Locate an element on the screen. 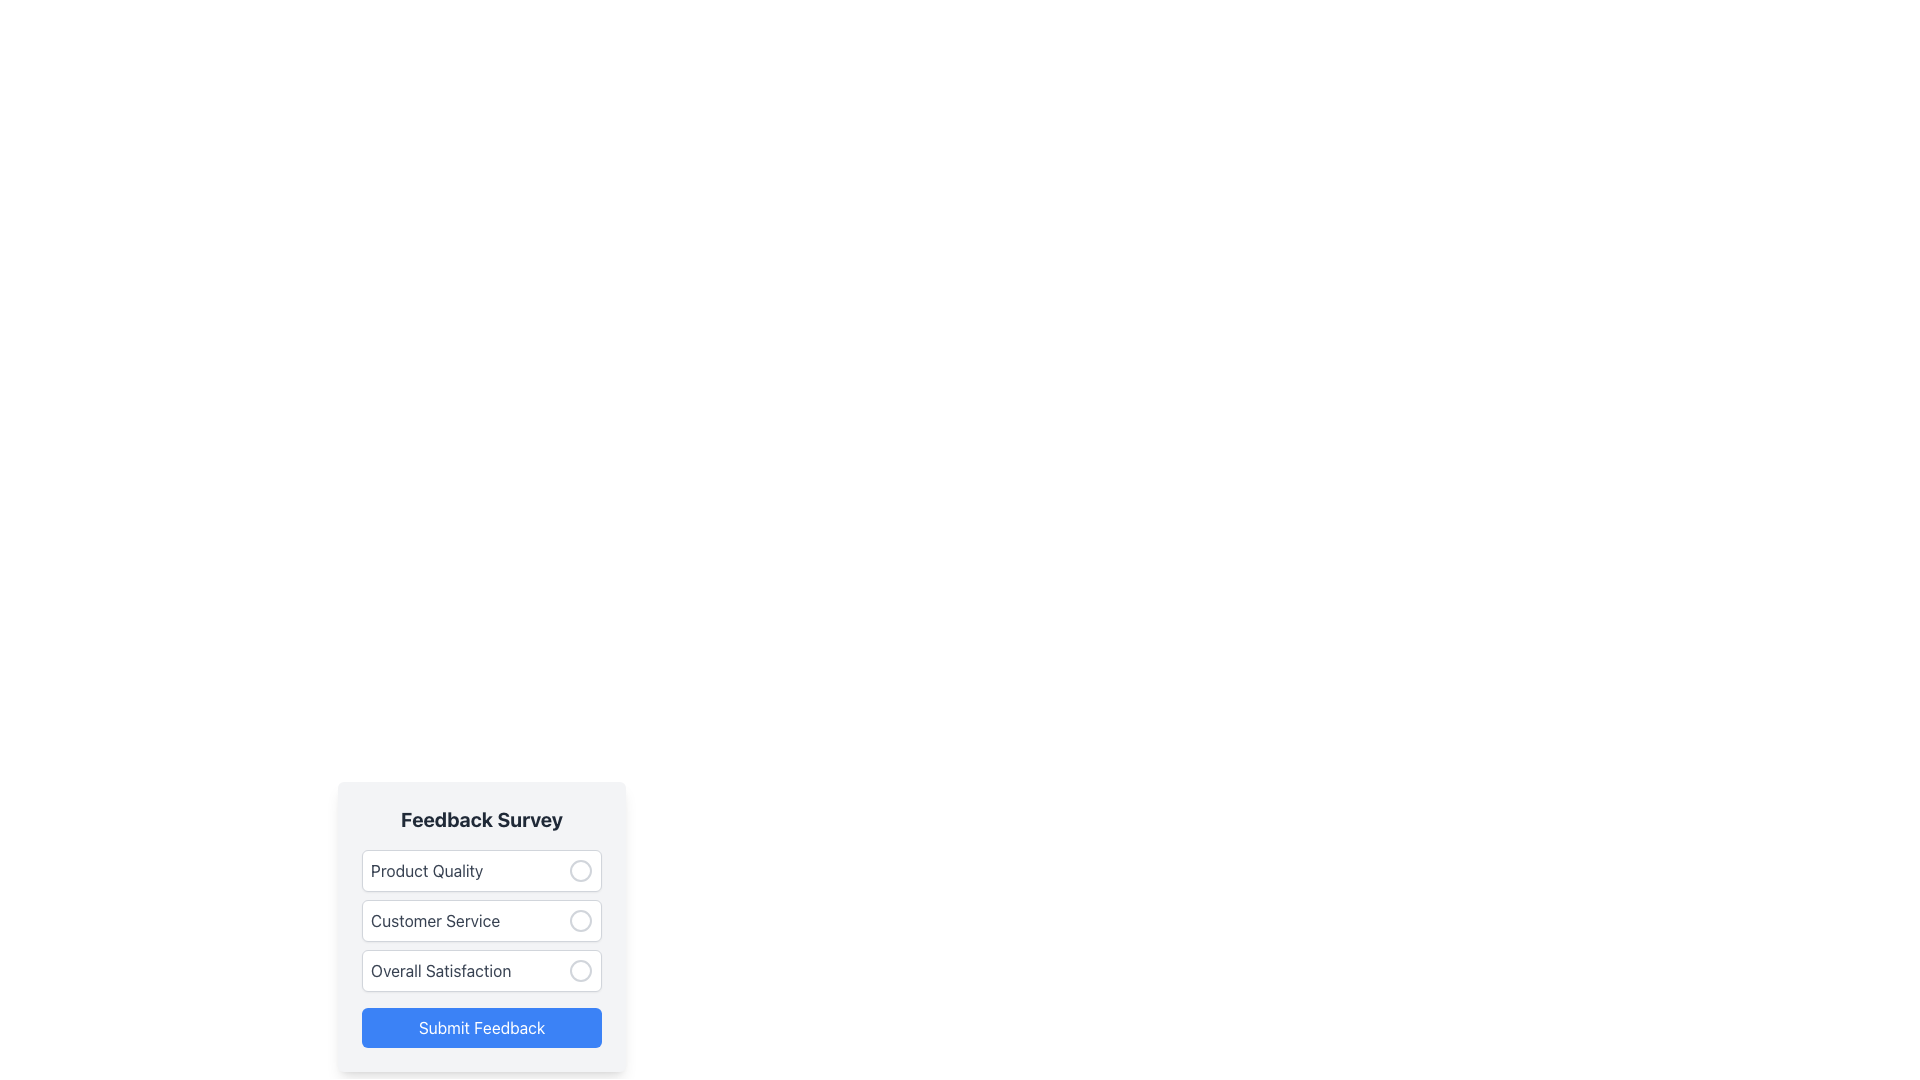 The width and height of the screenshot is (1920, 1080). the 'Submit Feedback' button, which is a rectangular button with rounded corners, located at the bottom of the form is located at coordinates (481, 1028).